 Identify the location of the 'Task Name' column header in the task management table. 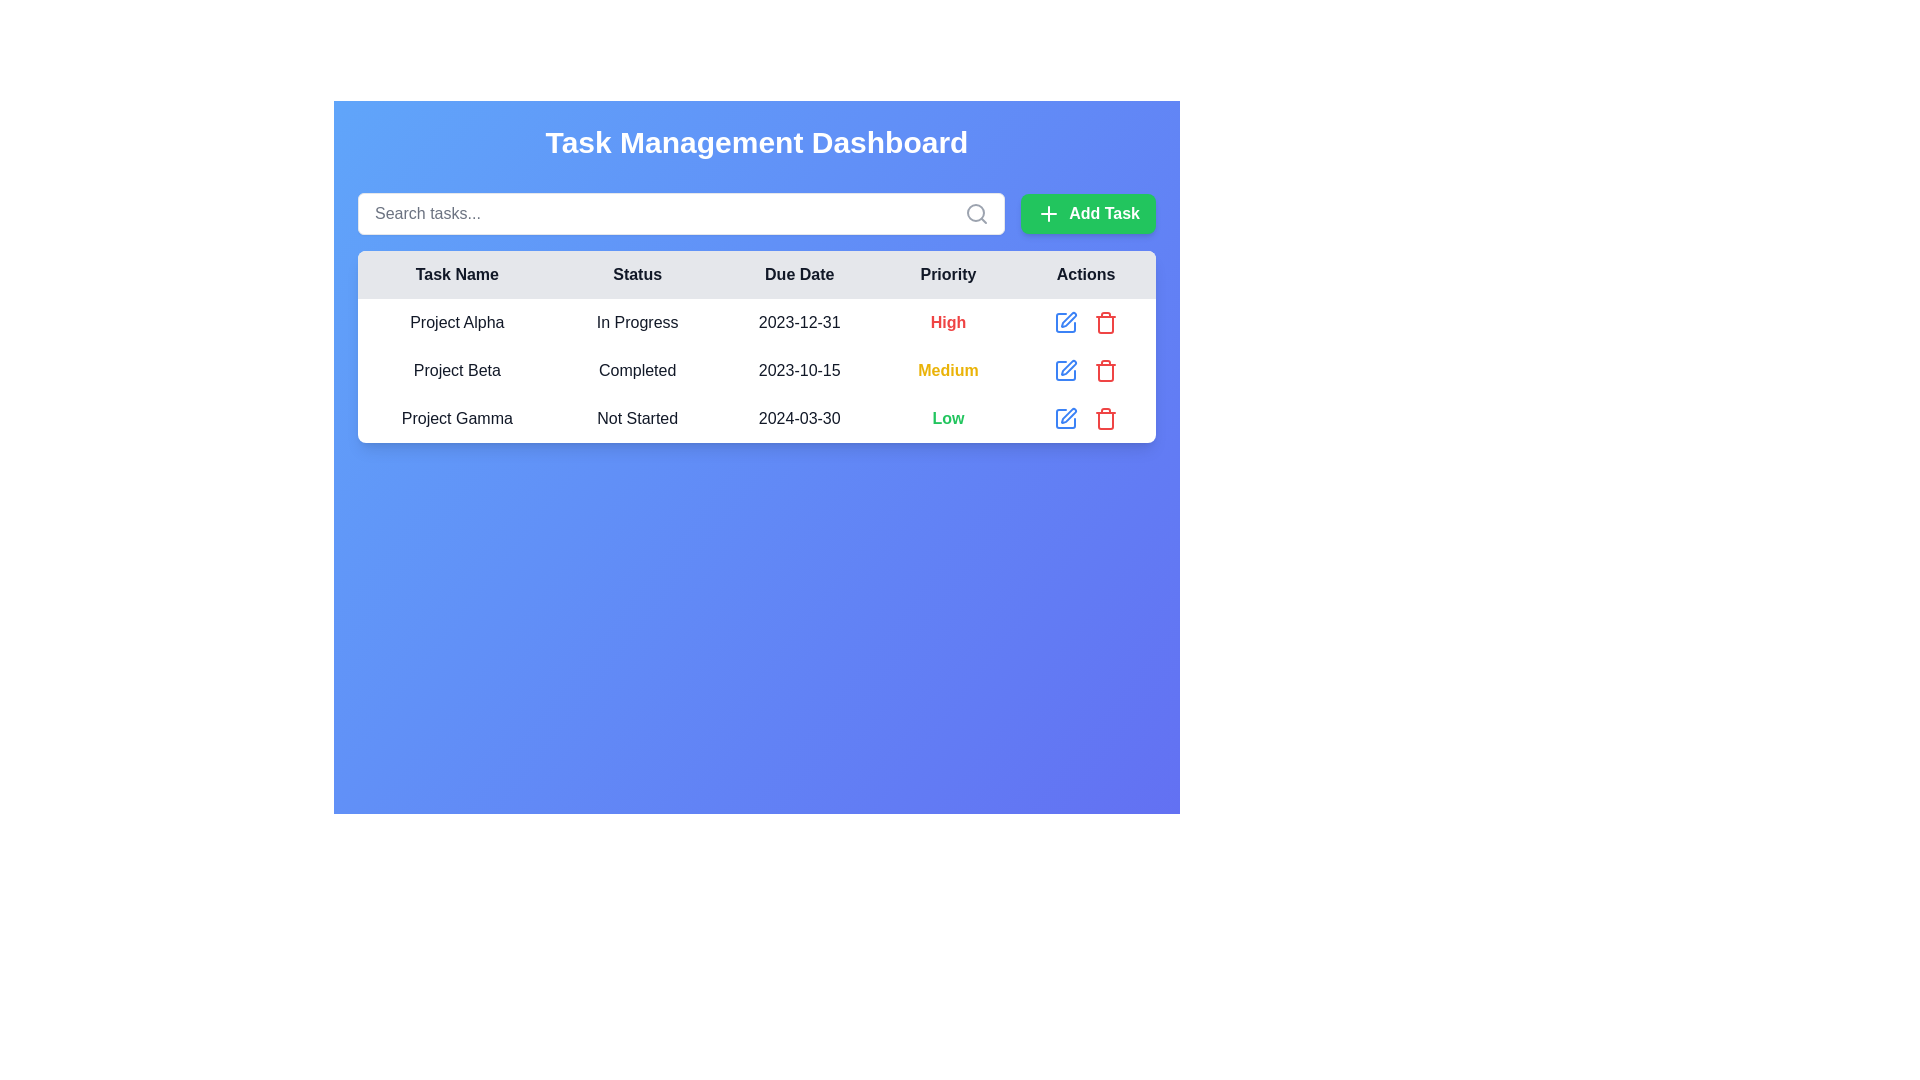
(456, 274).